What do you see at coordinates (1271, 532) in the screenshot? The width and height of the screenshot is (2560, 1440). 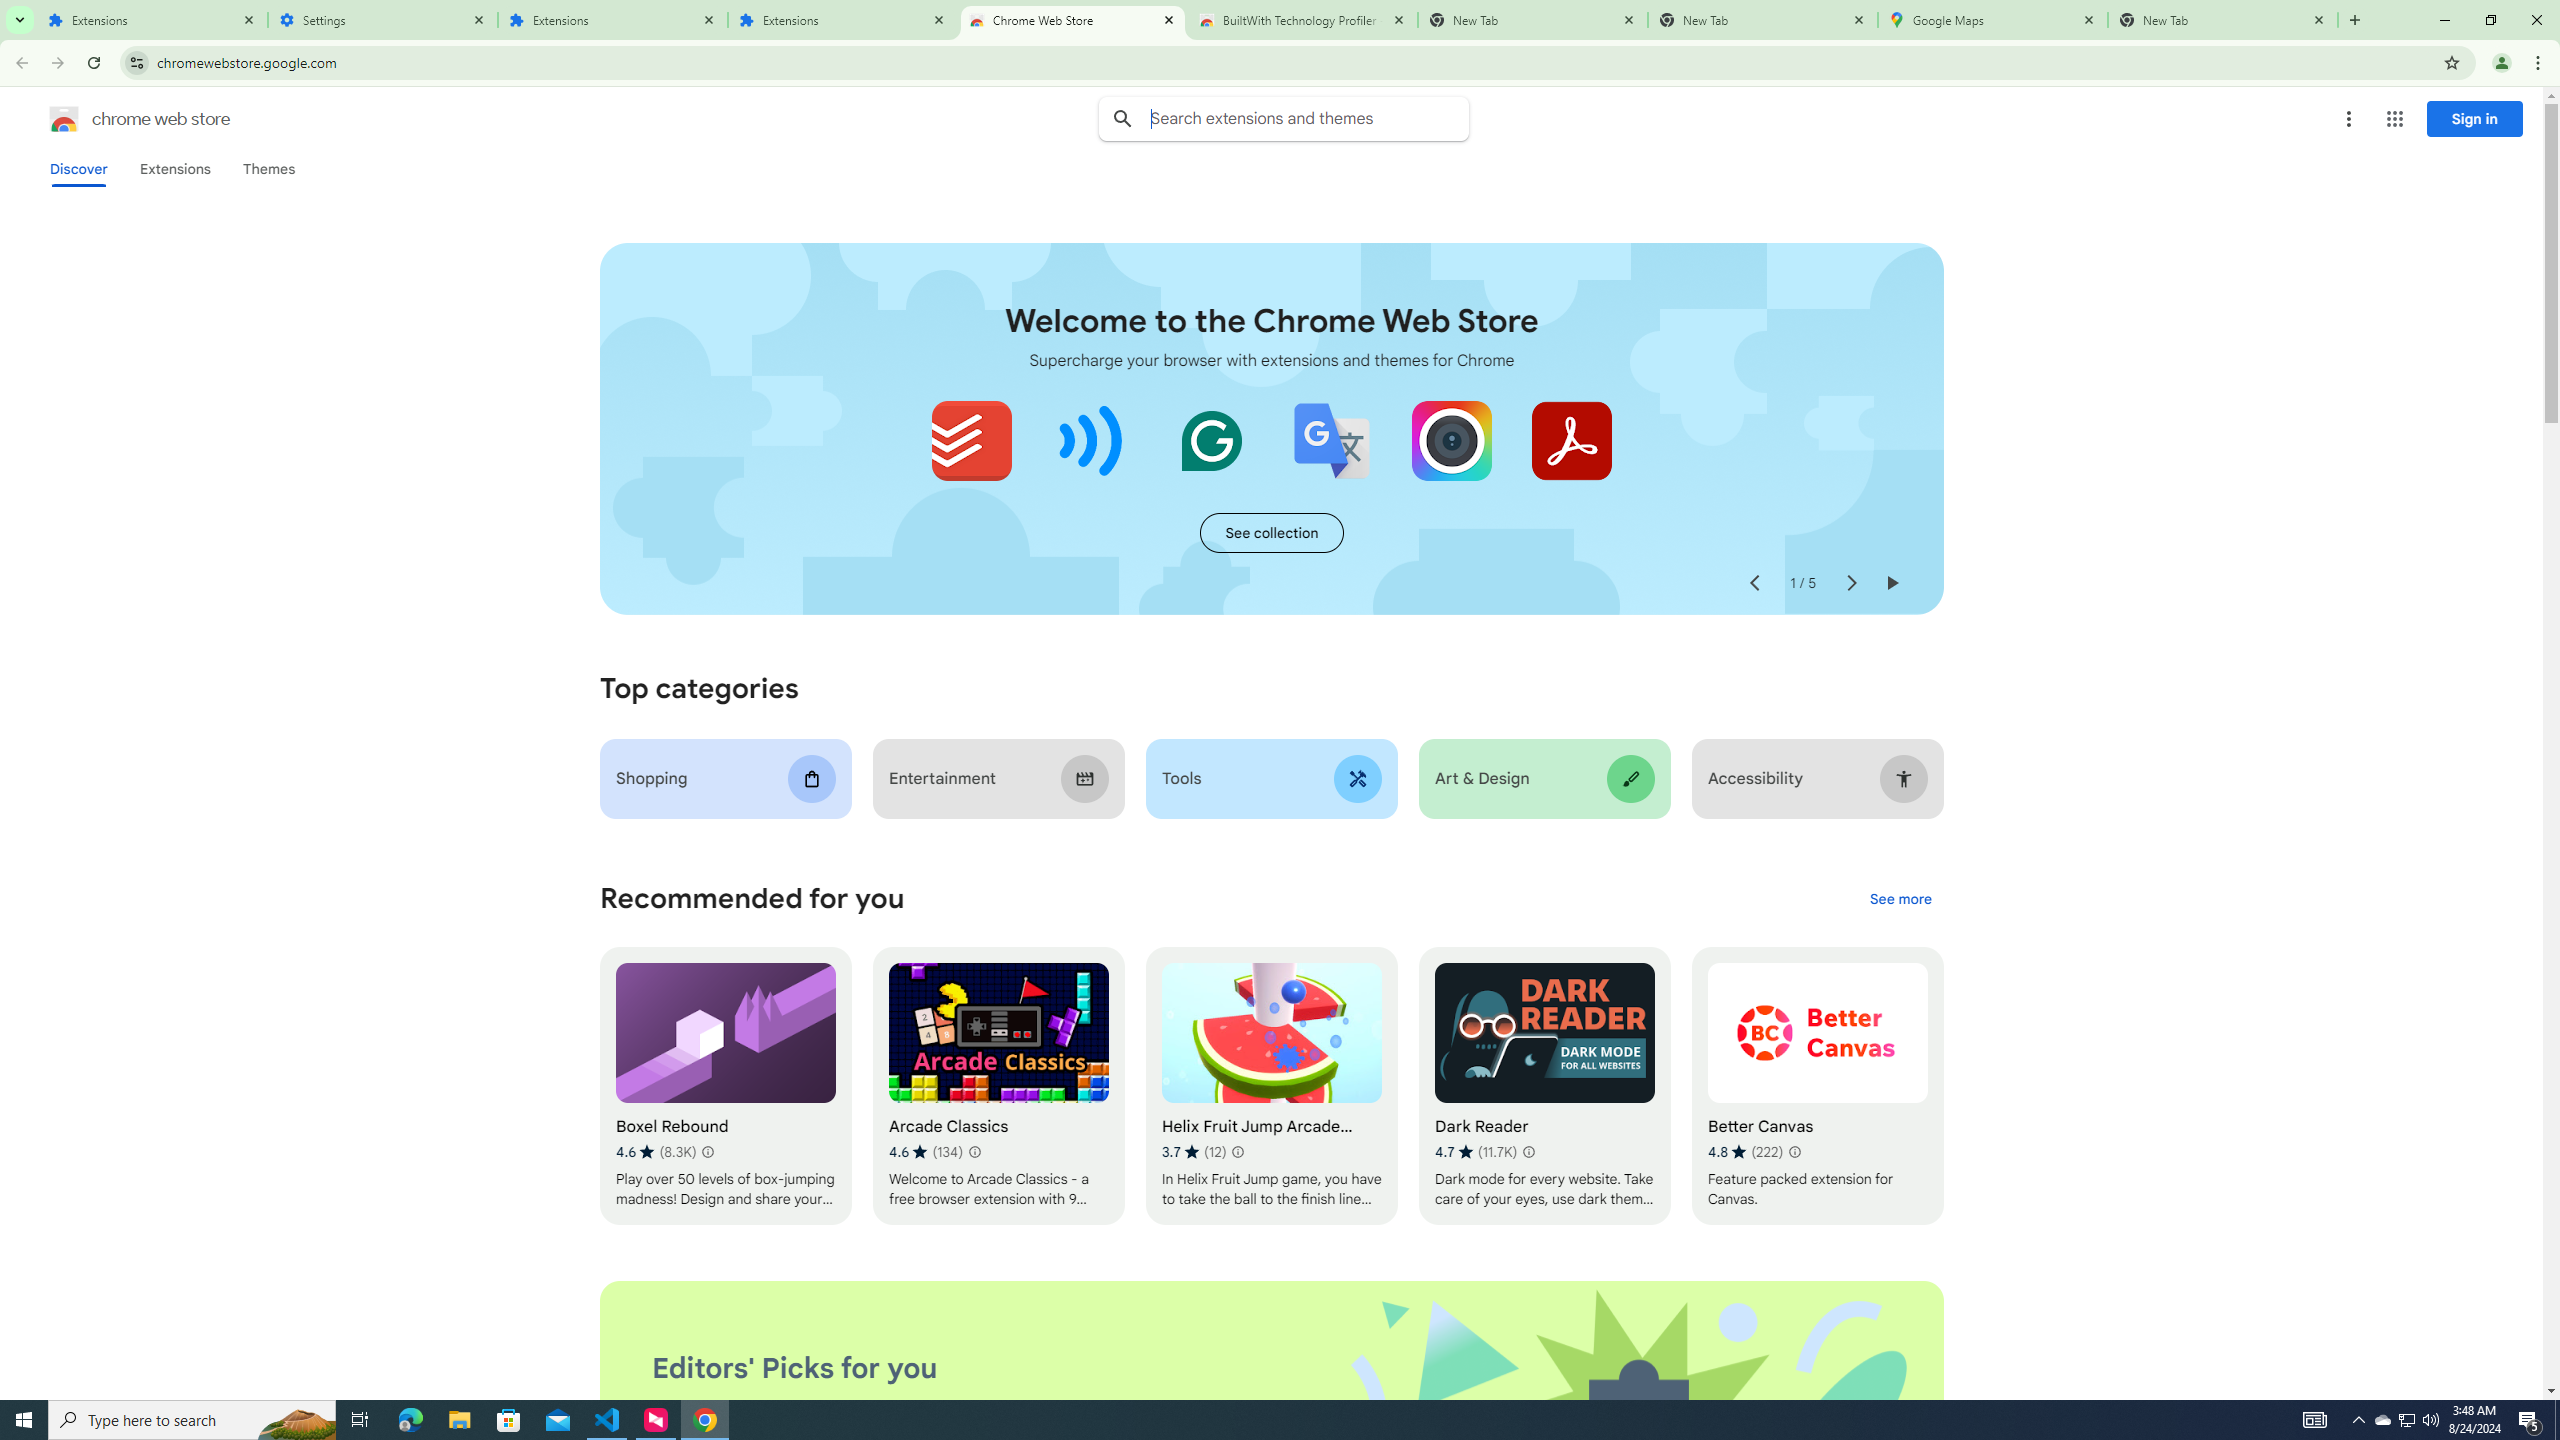 I see `'See more of the "Extensions starter kit" collection'` at bounding box center [1271, 532].